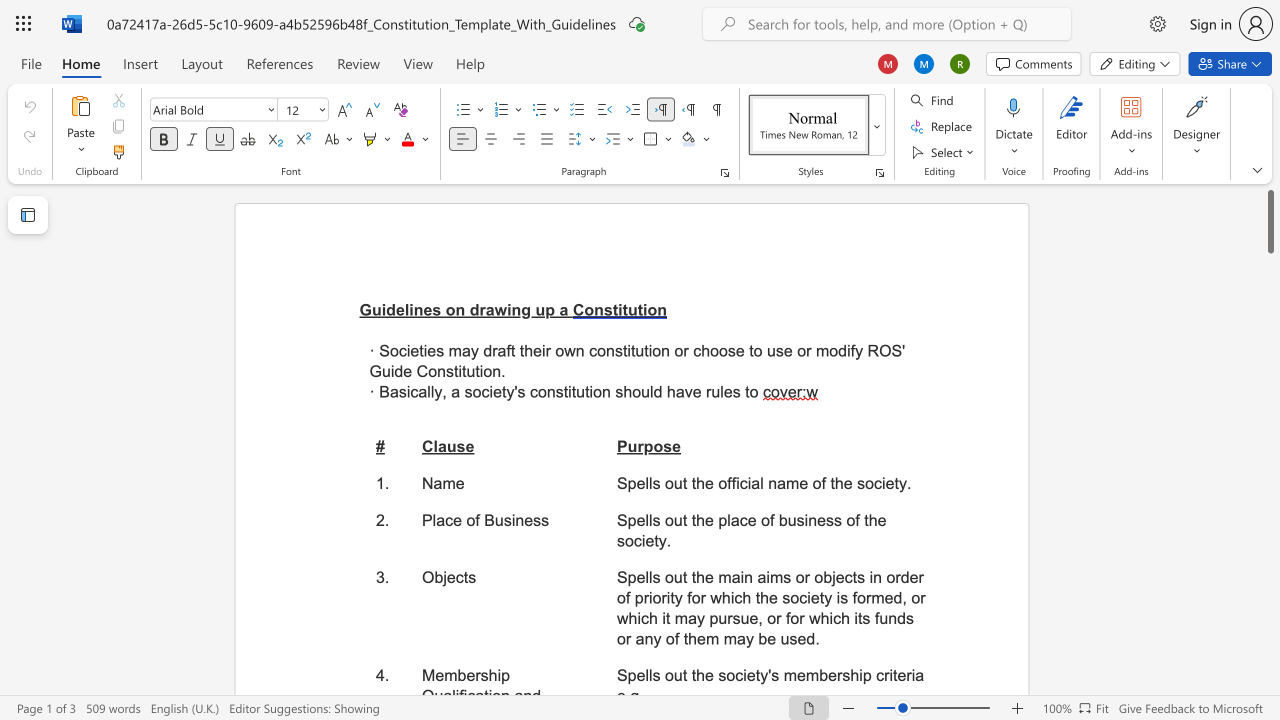 The width and height of the screenshot is (1280, 720). I want to click on the space between the continuous character "i" and "t" in the text, so click(461, 371).